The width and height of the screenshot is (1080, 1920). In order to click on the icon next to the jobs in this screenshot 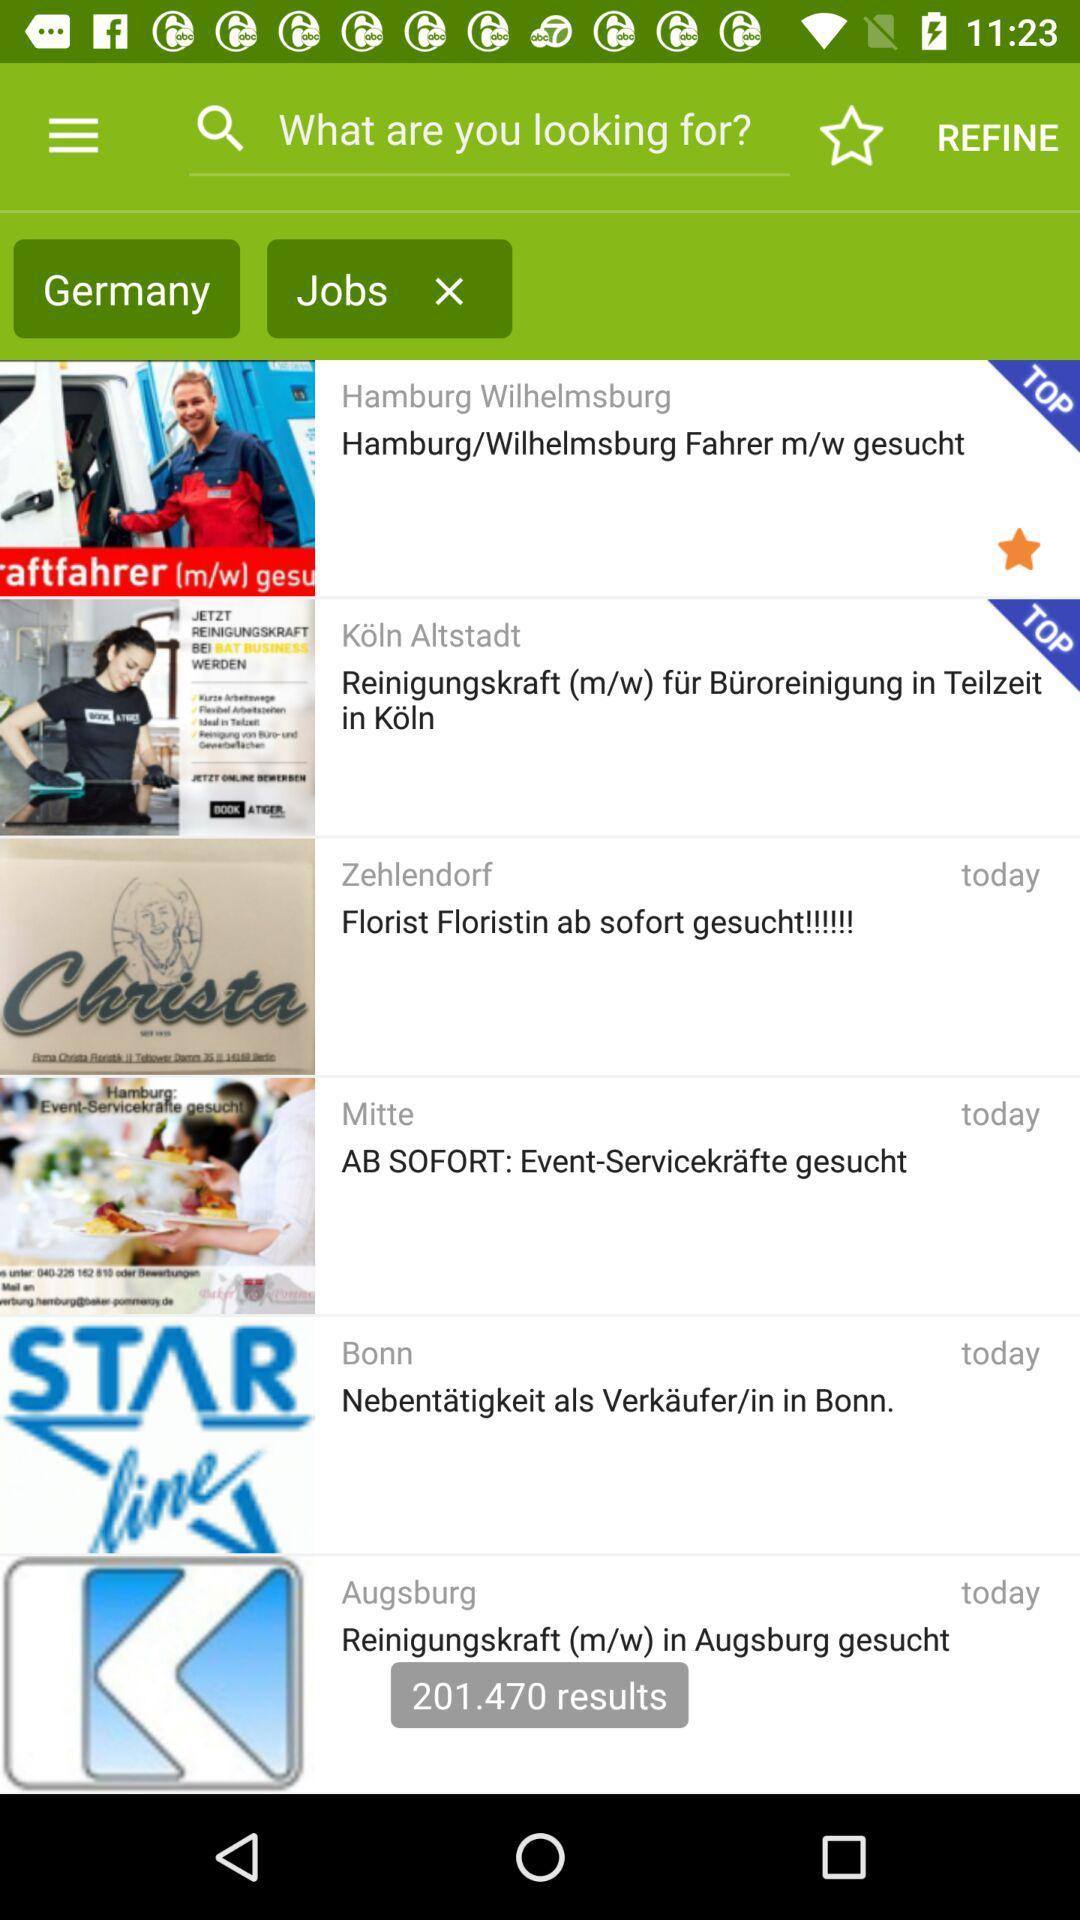, I will do `click(448, 290)`.